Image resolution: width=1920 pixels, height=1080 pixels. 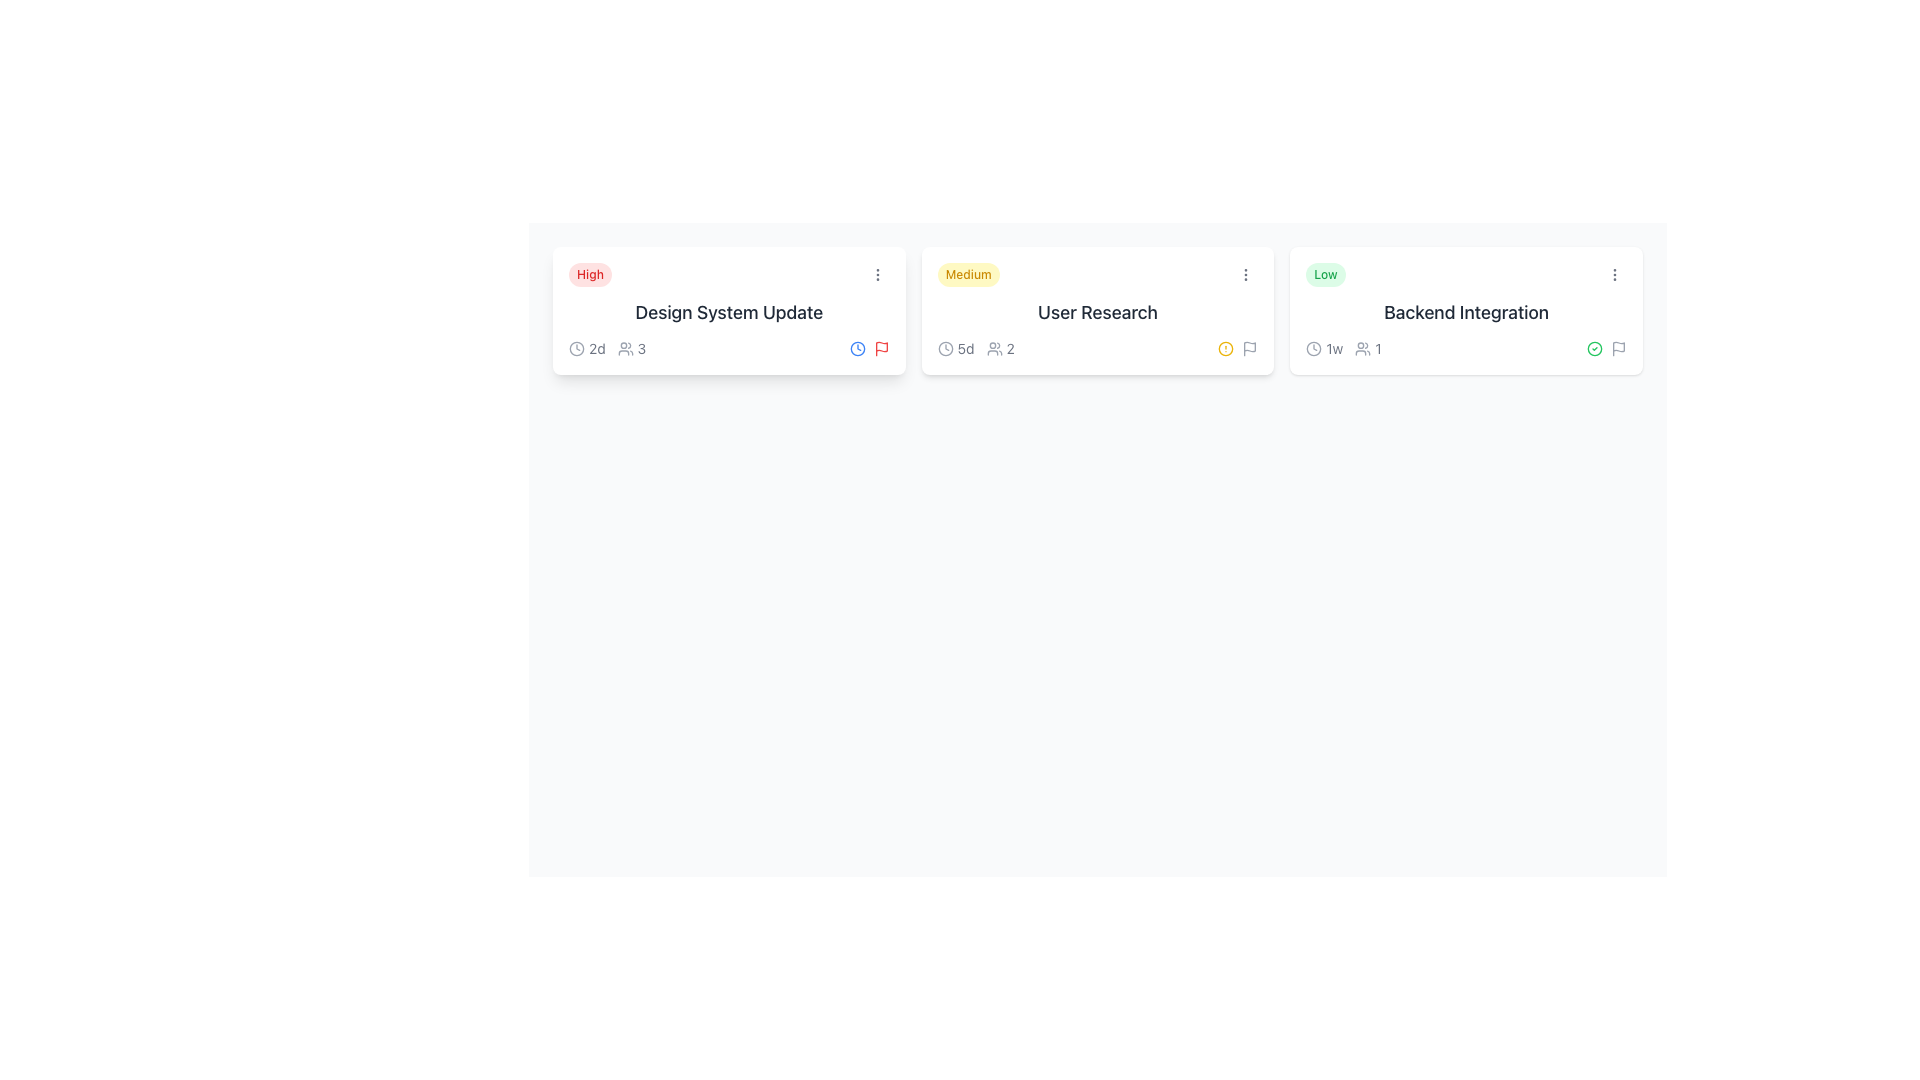 I want to click on the circular graphic within the check-circle icon located near the card labeled 'Backend Integration', so click(x=1593, y=347).